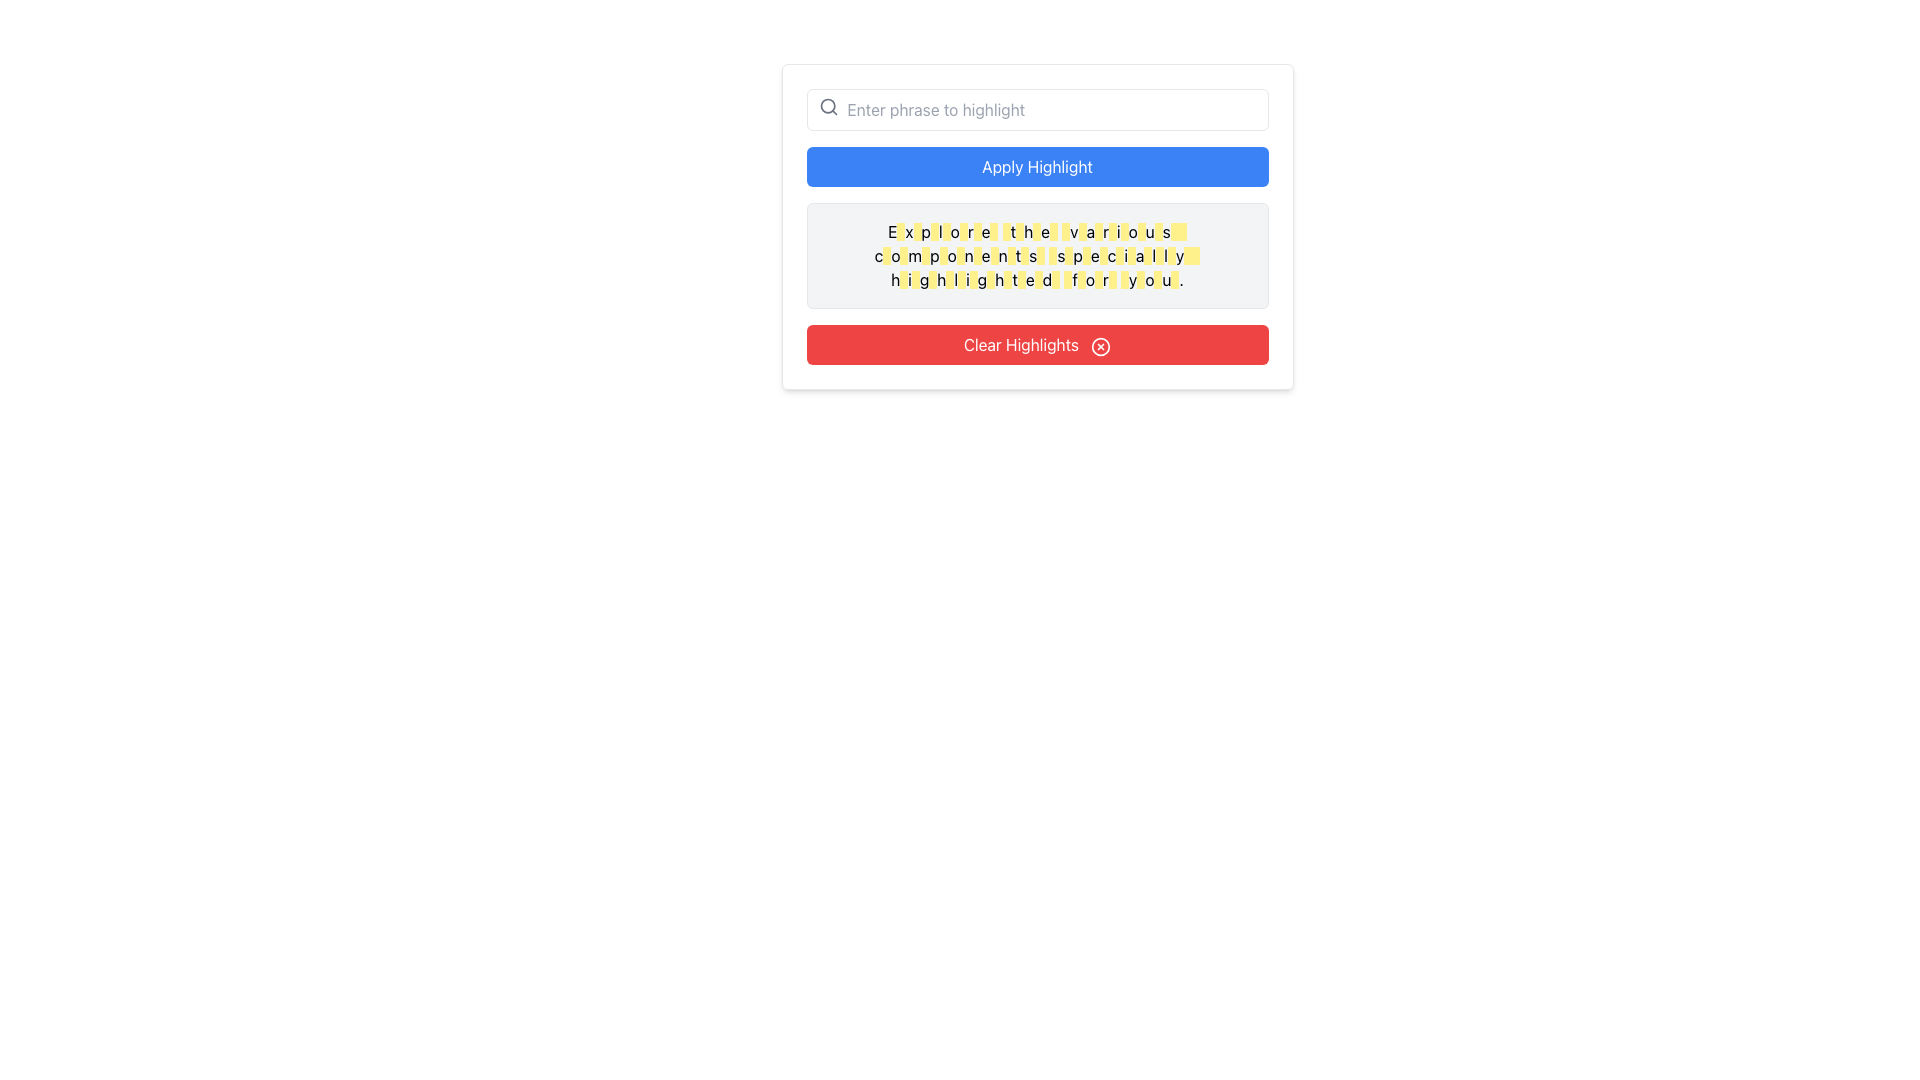 The image size is (1920, 1080). Describe the element at coordinates (903, 254) in the screenshot. I see `the yellow-highlighted text area within the sentence 'Explore the various components specially highlighted for you.', specifically around the letter 'o' in 'components'` at that location.